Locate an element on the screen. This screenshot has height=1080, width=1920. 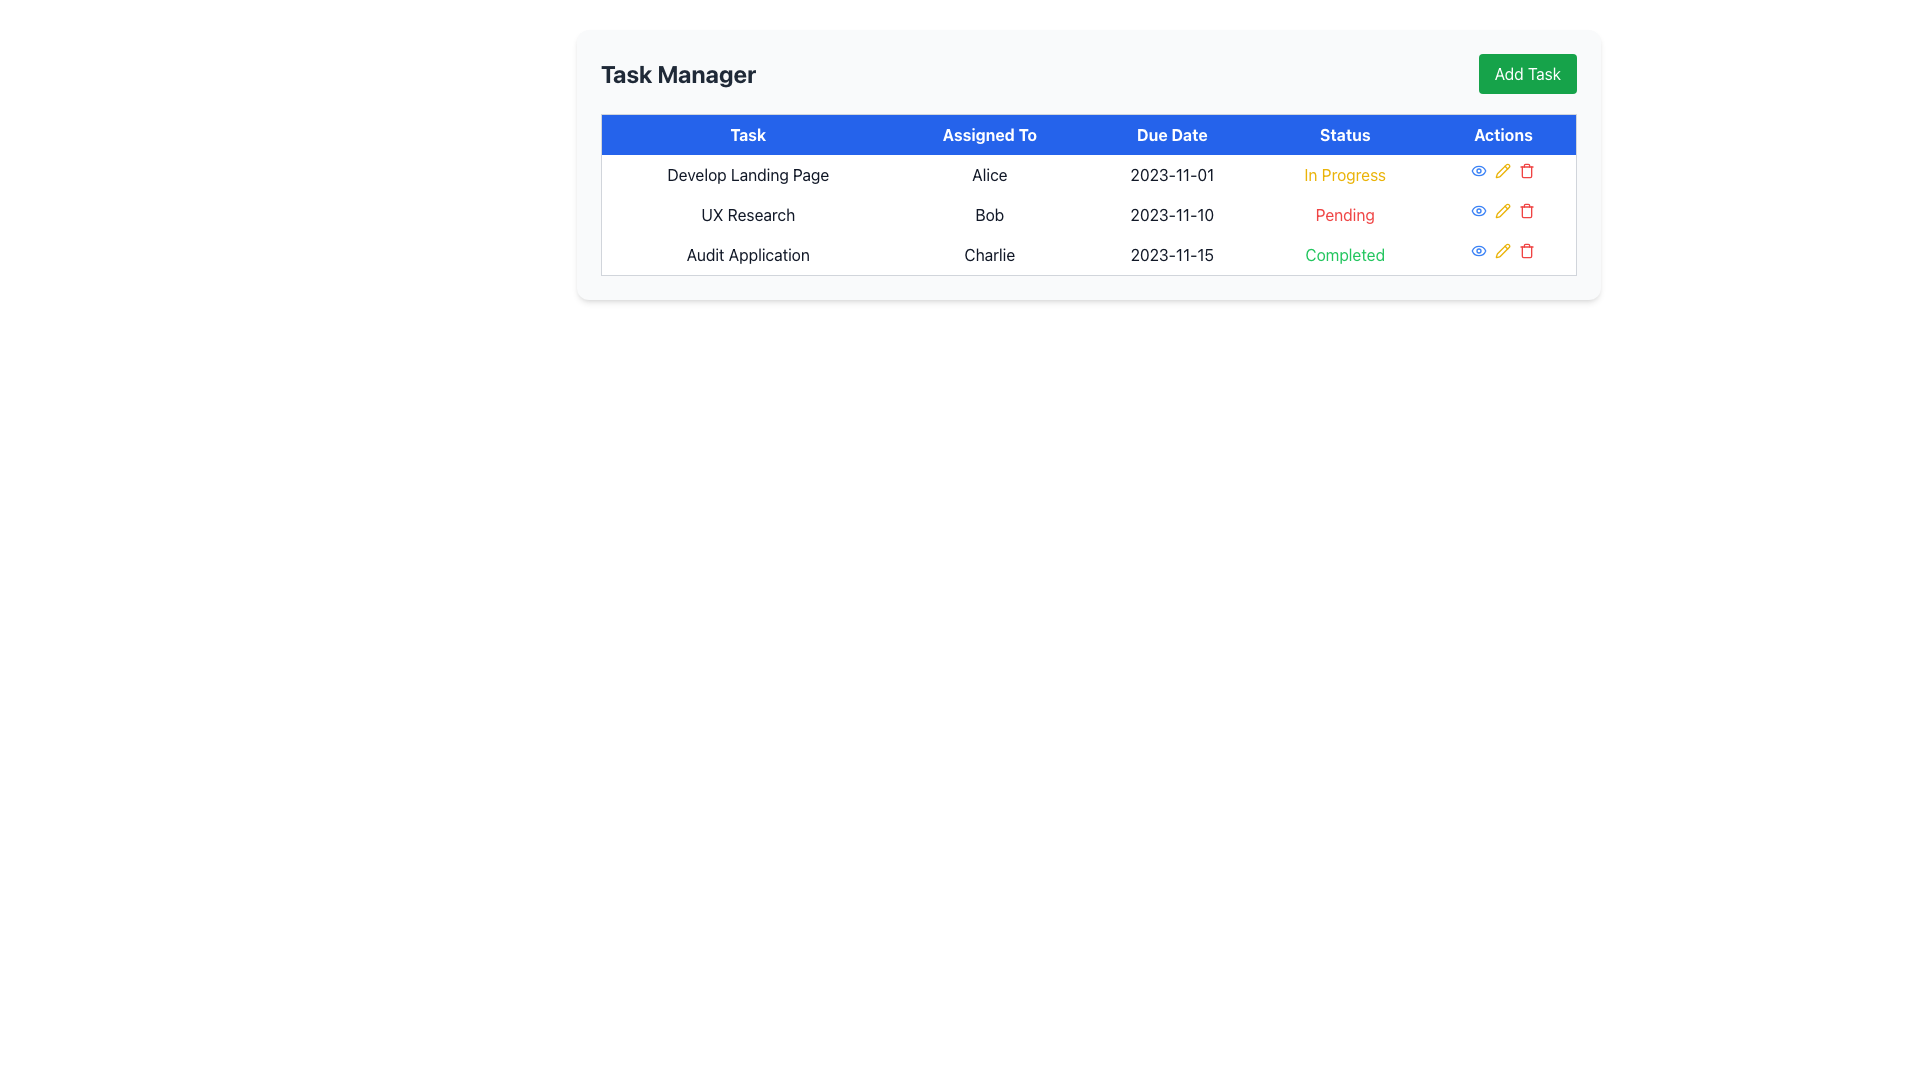
details of the task in the third row of the Task Manager table, which includes the task 'Audit Application', assigned to 'Charlie', due on '2023-11-15', and the status 'Completed' in green is located at coordinates (1088, 253).